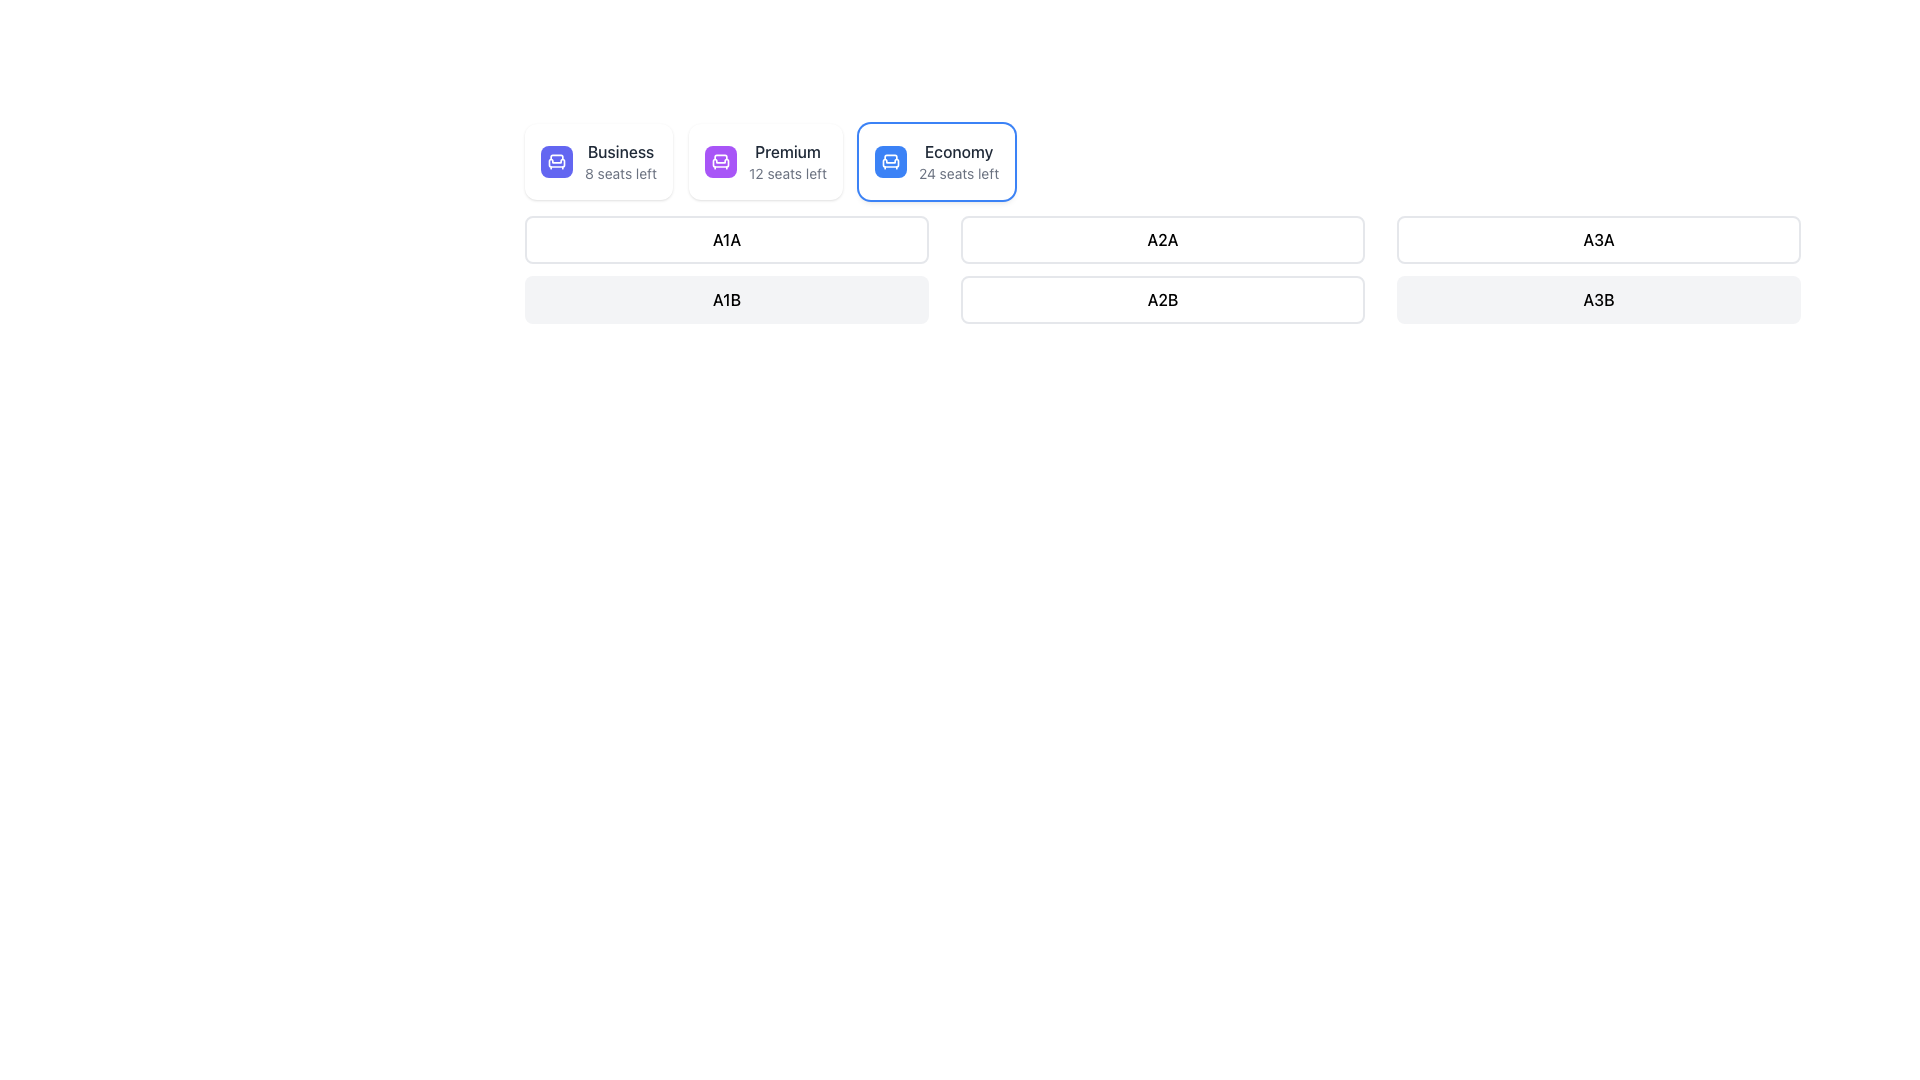 Image resolution: width=1920 pixels, height=1080 pixels. I want to click on the bottom rectangle labeled 'A3B' of the segmented button group located at the far right of the three-column grid layout, so click(1597, 273).